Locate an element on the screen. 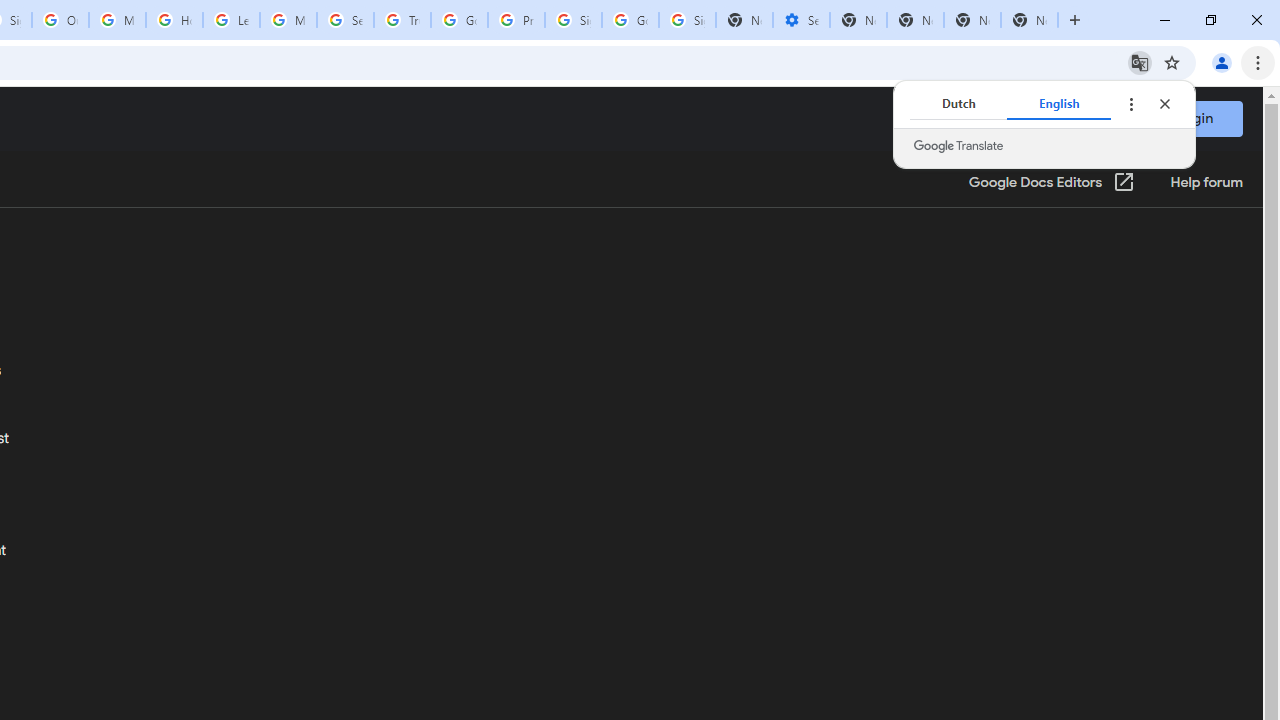 This screenshot has height=720, width=1280. 'Trusted Information and Content - Google Safety Center' is located at coordinates (401, 20).